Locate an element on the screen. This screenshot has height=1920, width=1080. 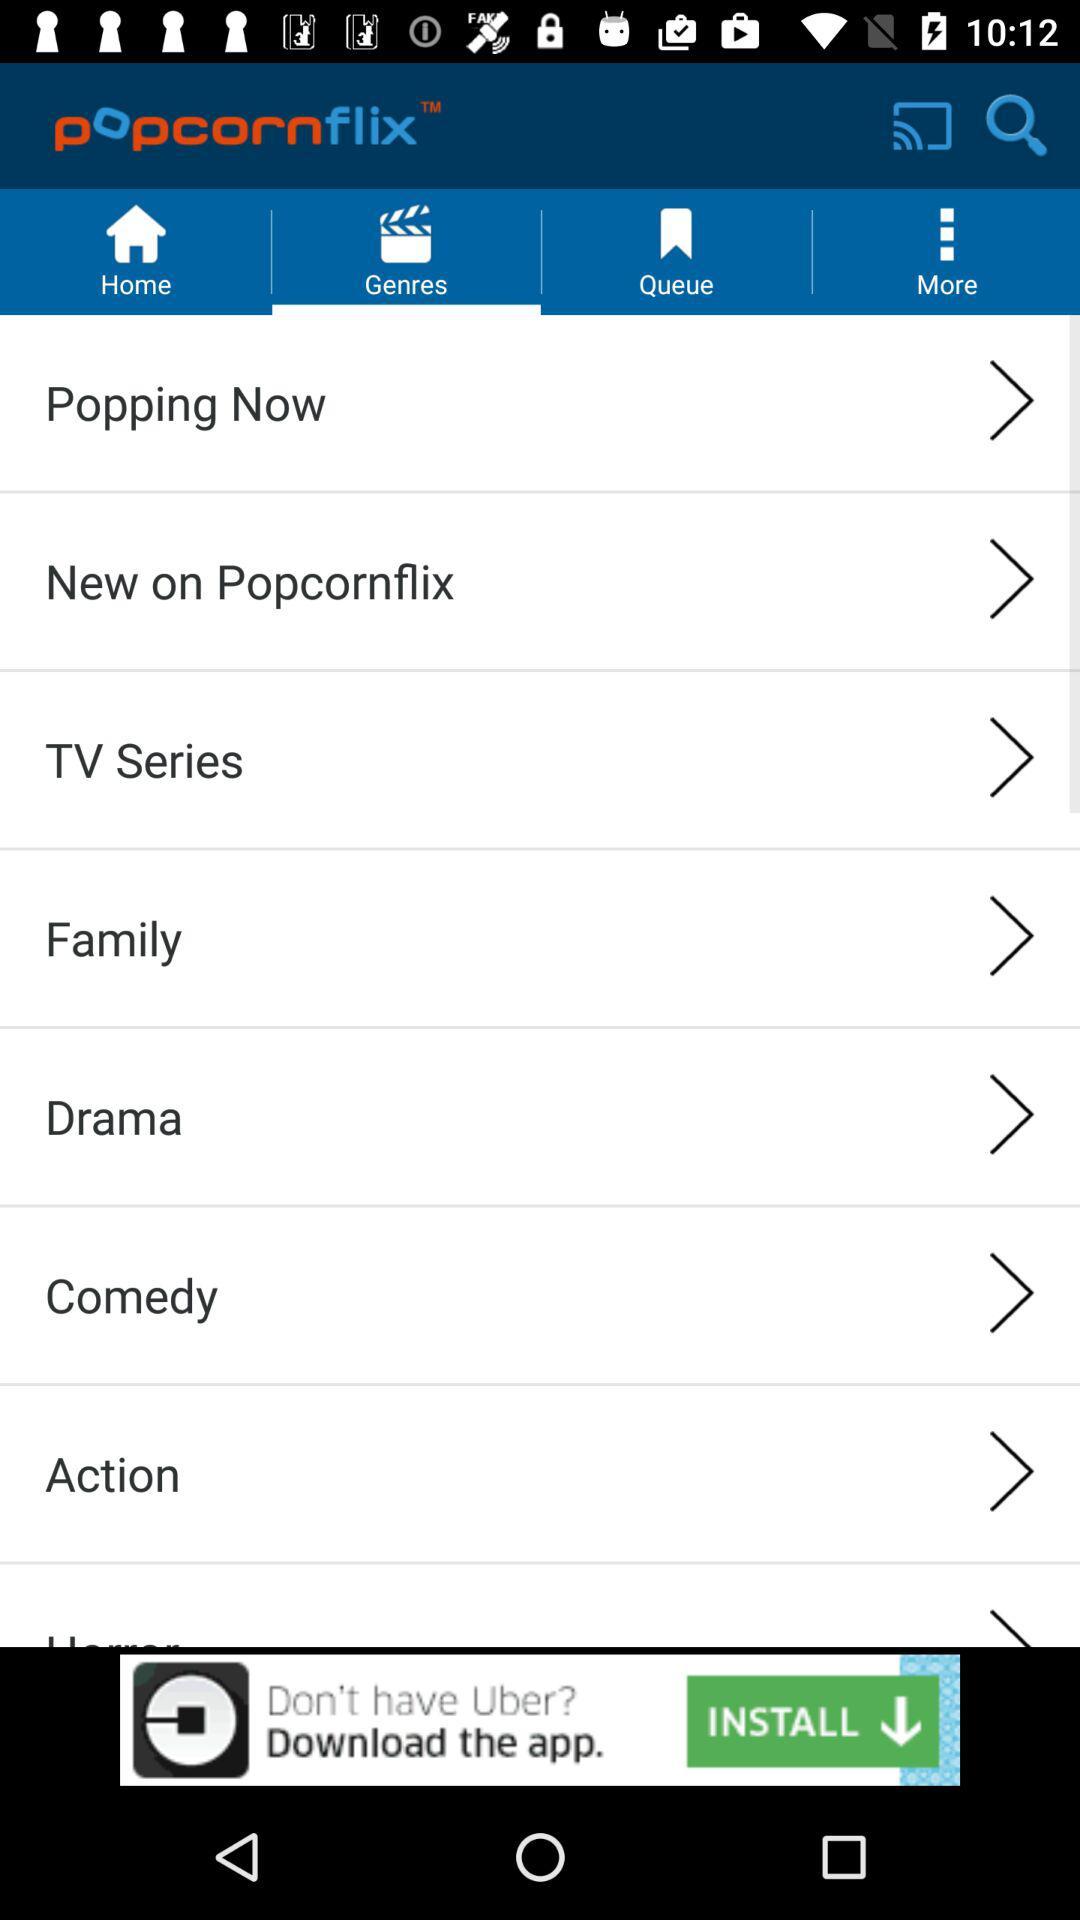
the image left to genres is located at coordinates (135, 251).